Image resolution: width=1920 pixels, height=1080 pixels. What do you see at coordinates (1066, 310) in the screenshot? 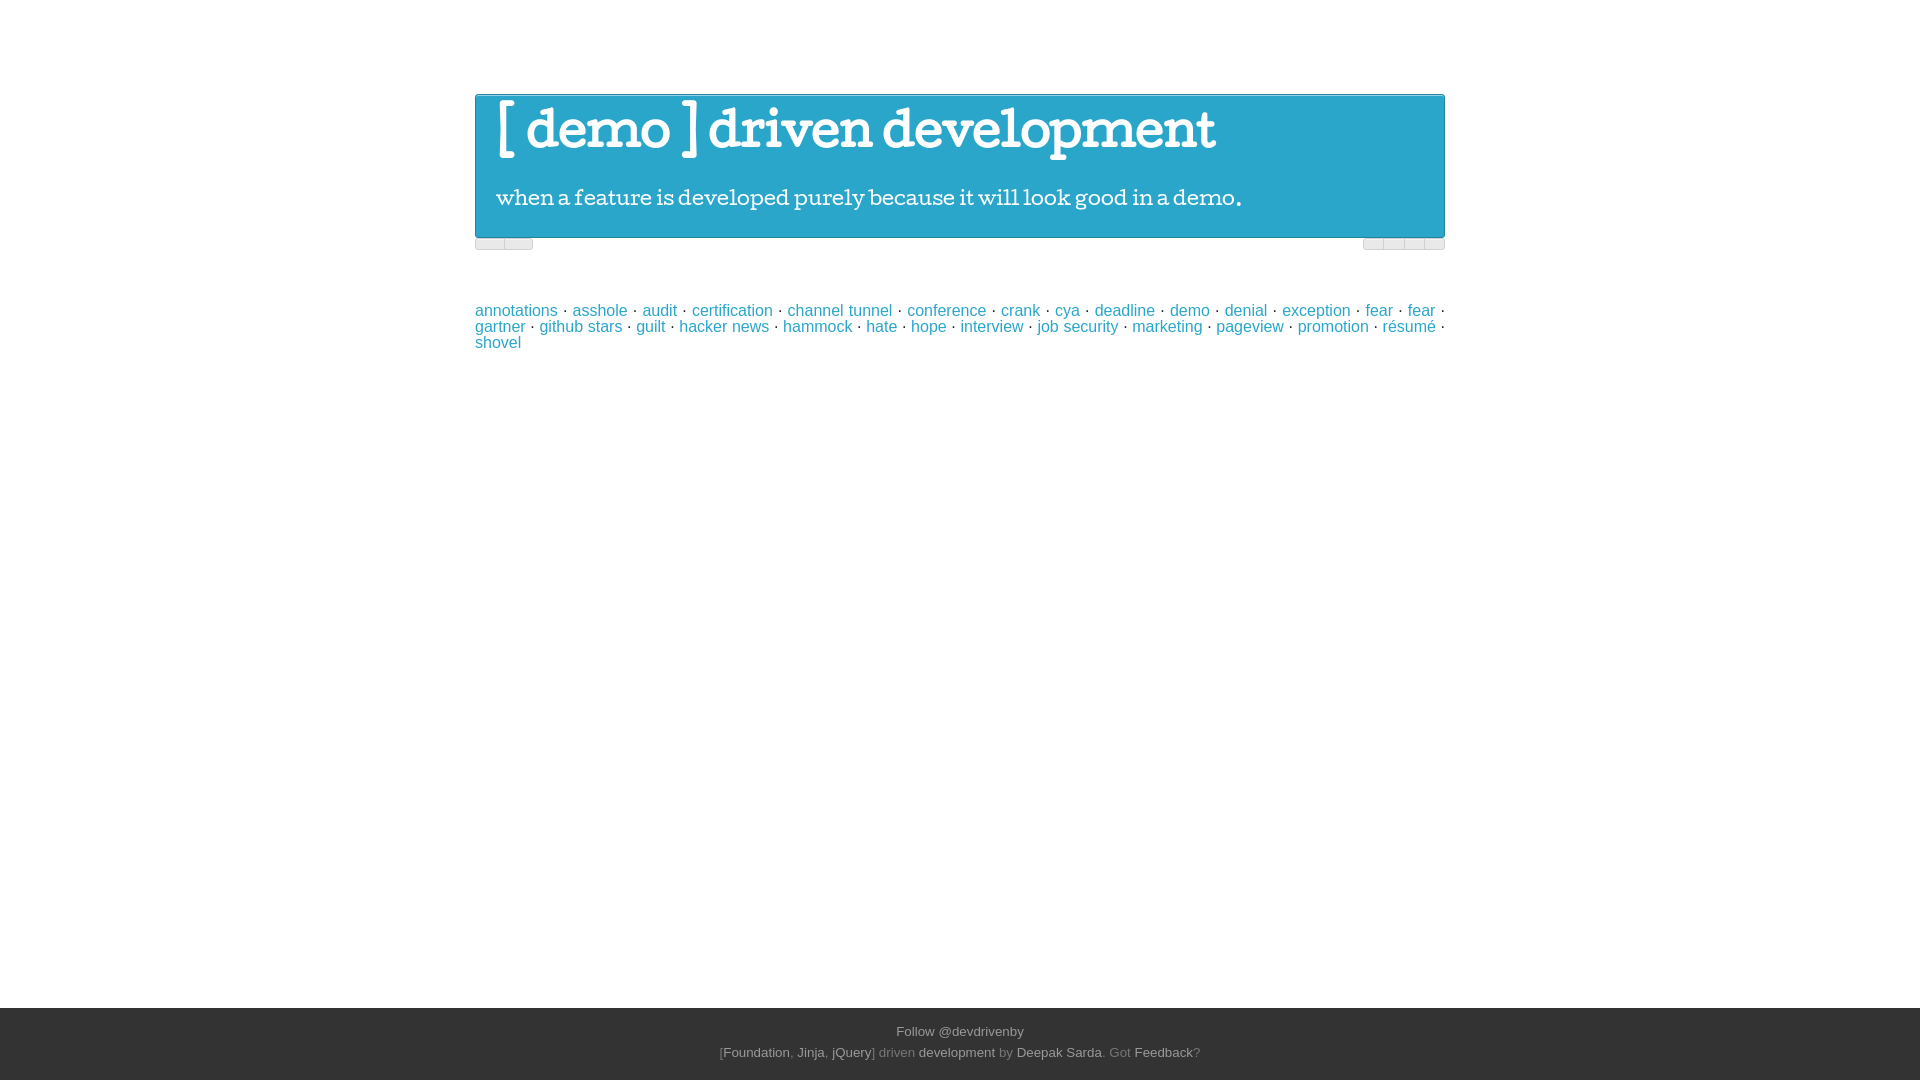
I see `'cya'` at bounding box center [1066, 310].